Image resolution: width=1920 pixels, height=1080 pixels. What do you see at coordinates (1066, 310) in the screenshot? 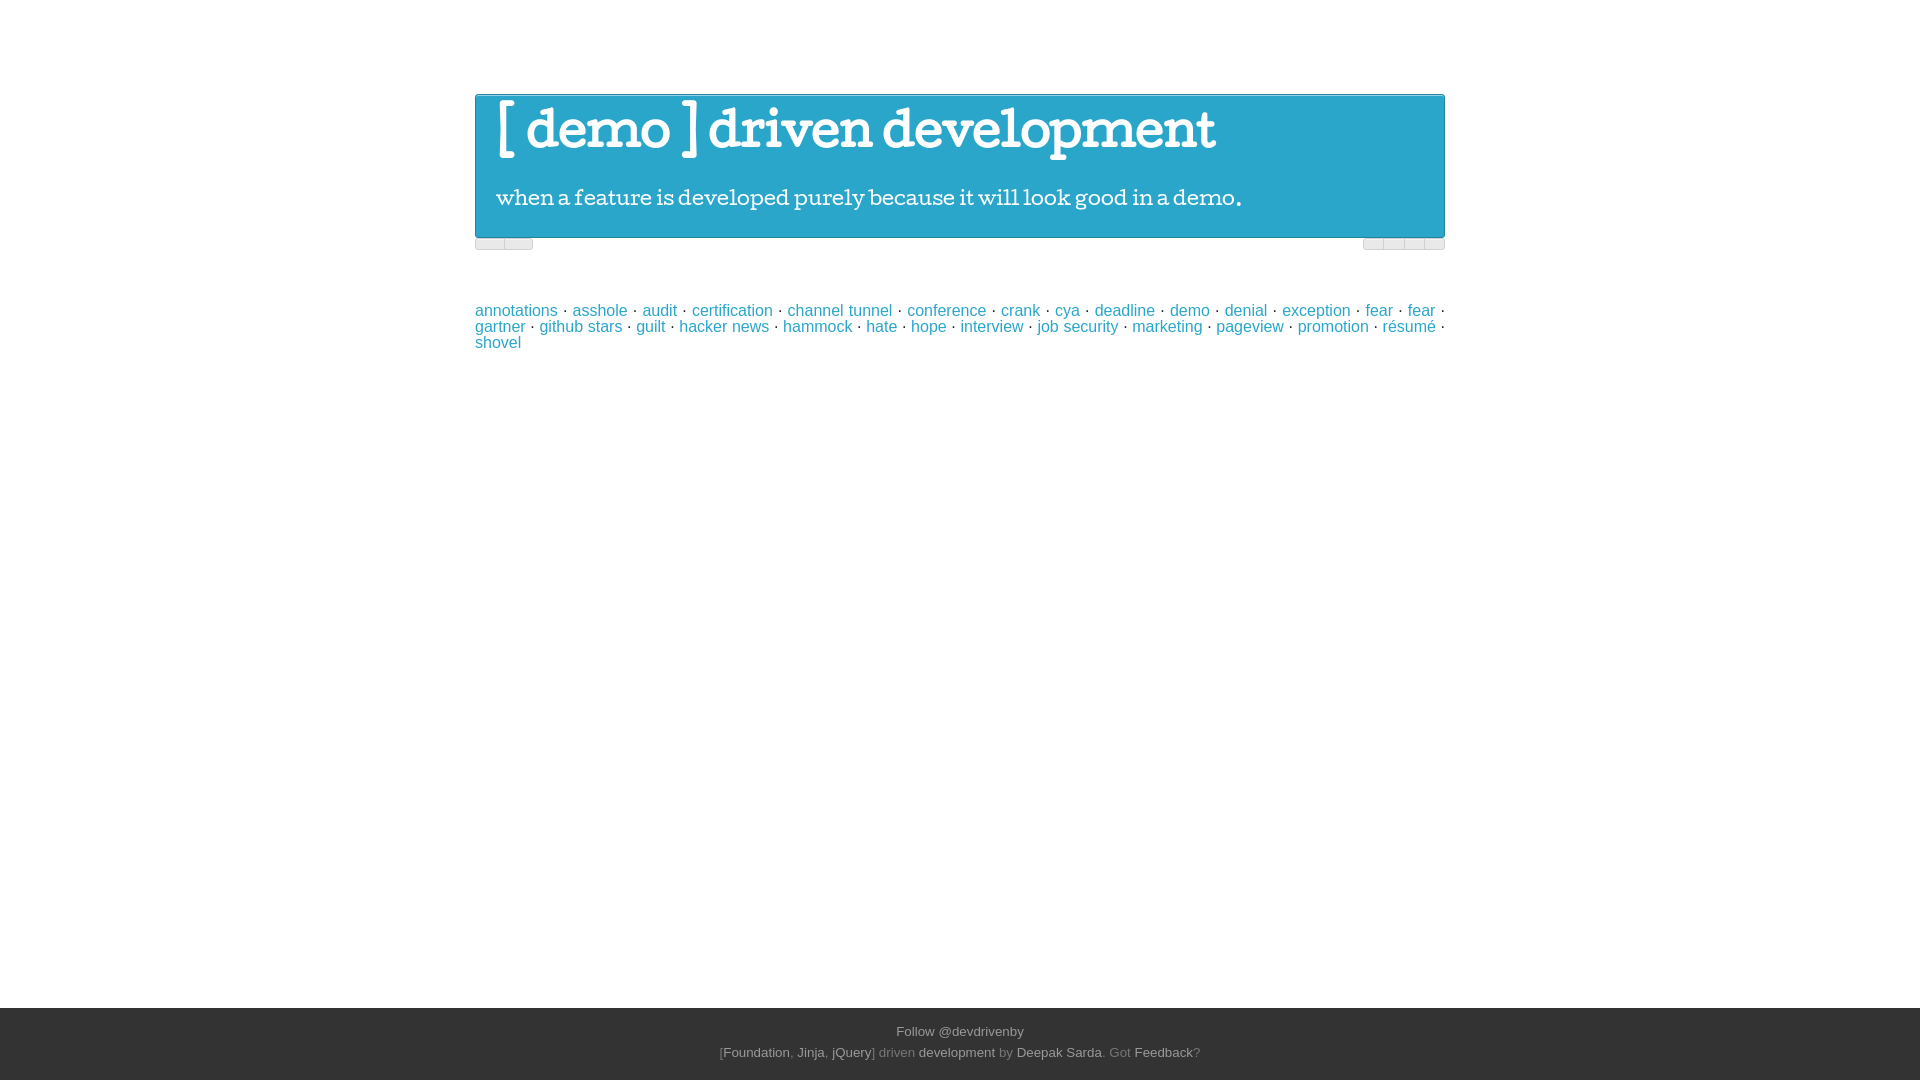
I see `'cya'` at bounding box center [1066, 310].